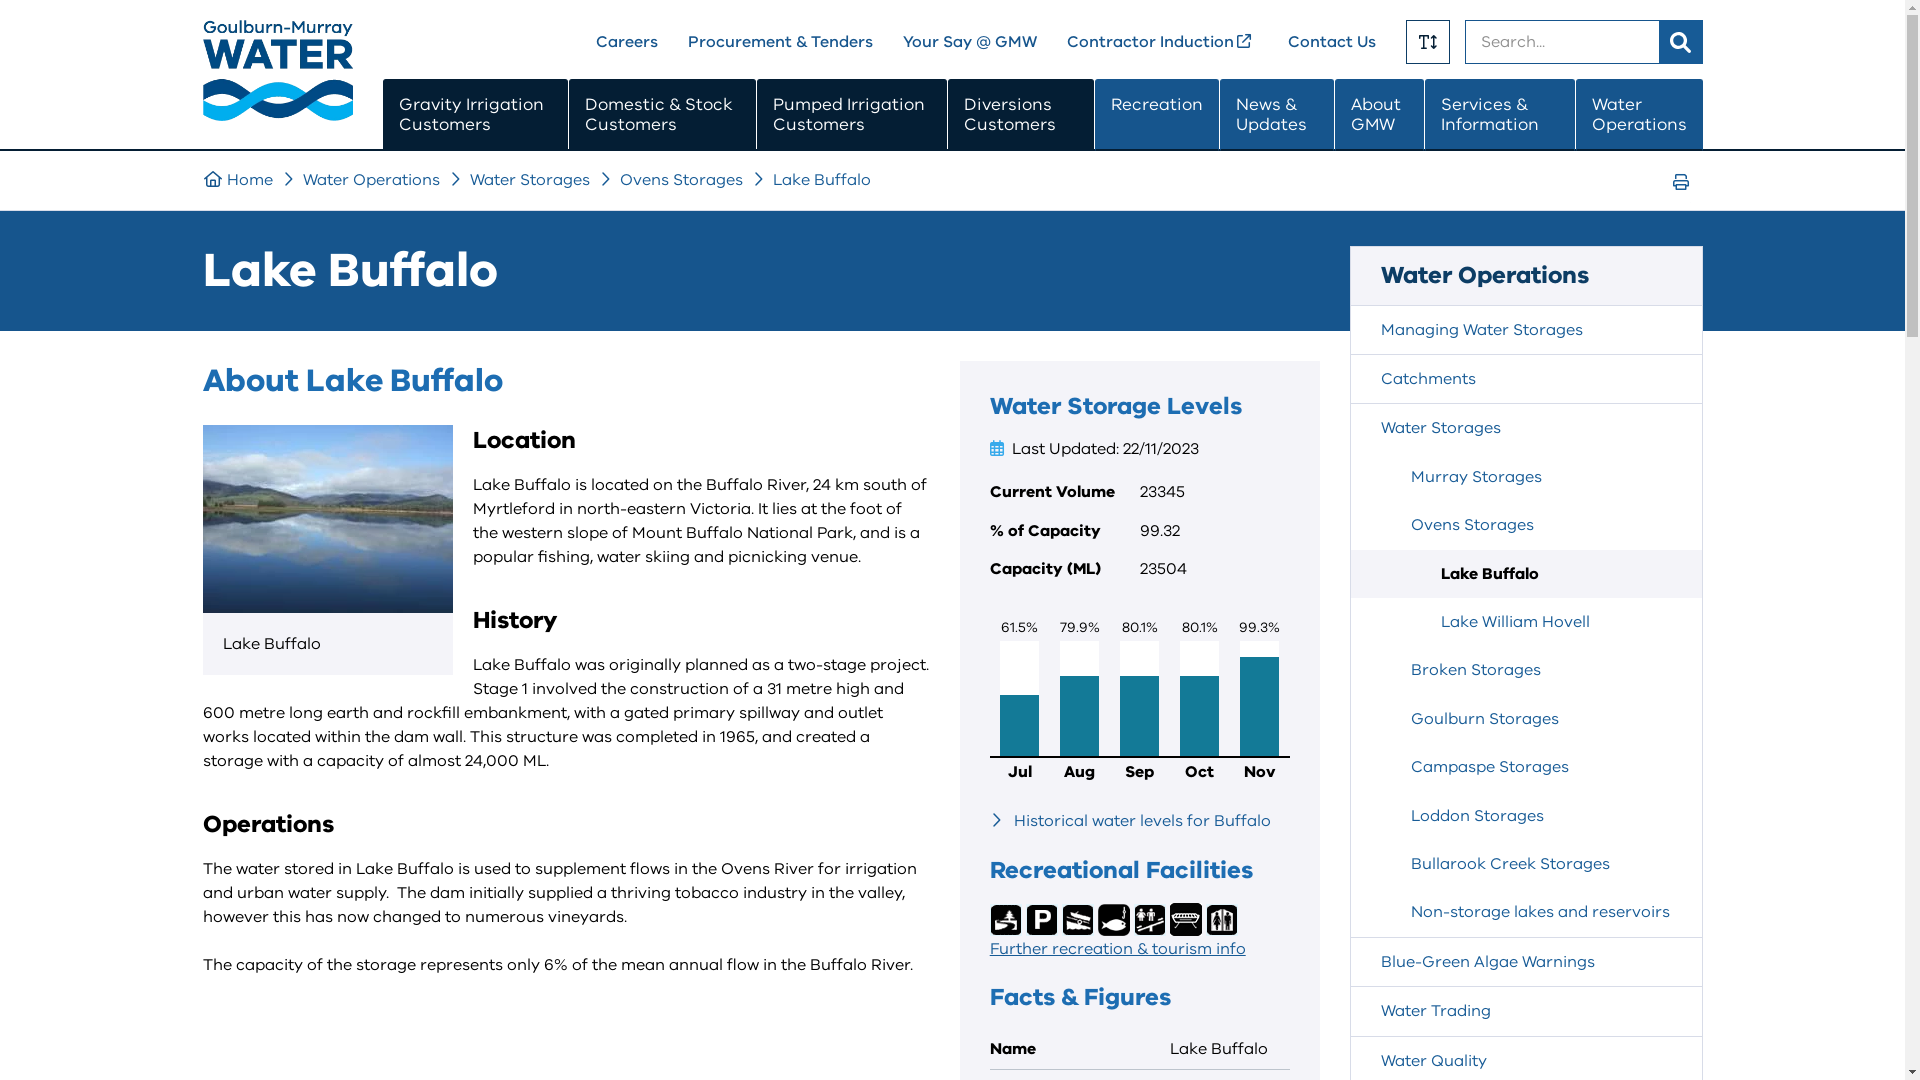  I want to click on 'Toggle Text Size', so click(1427, 42).